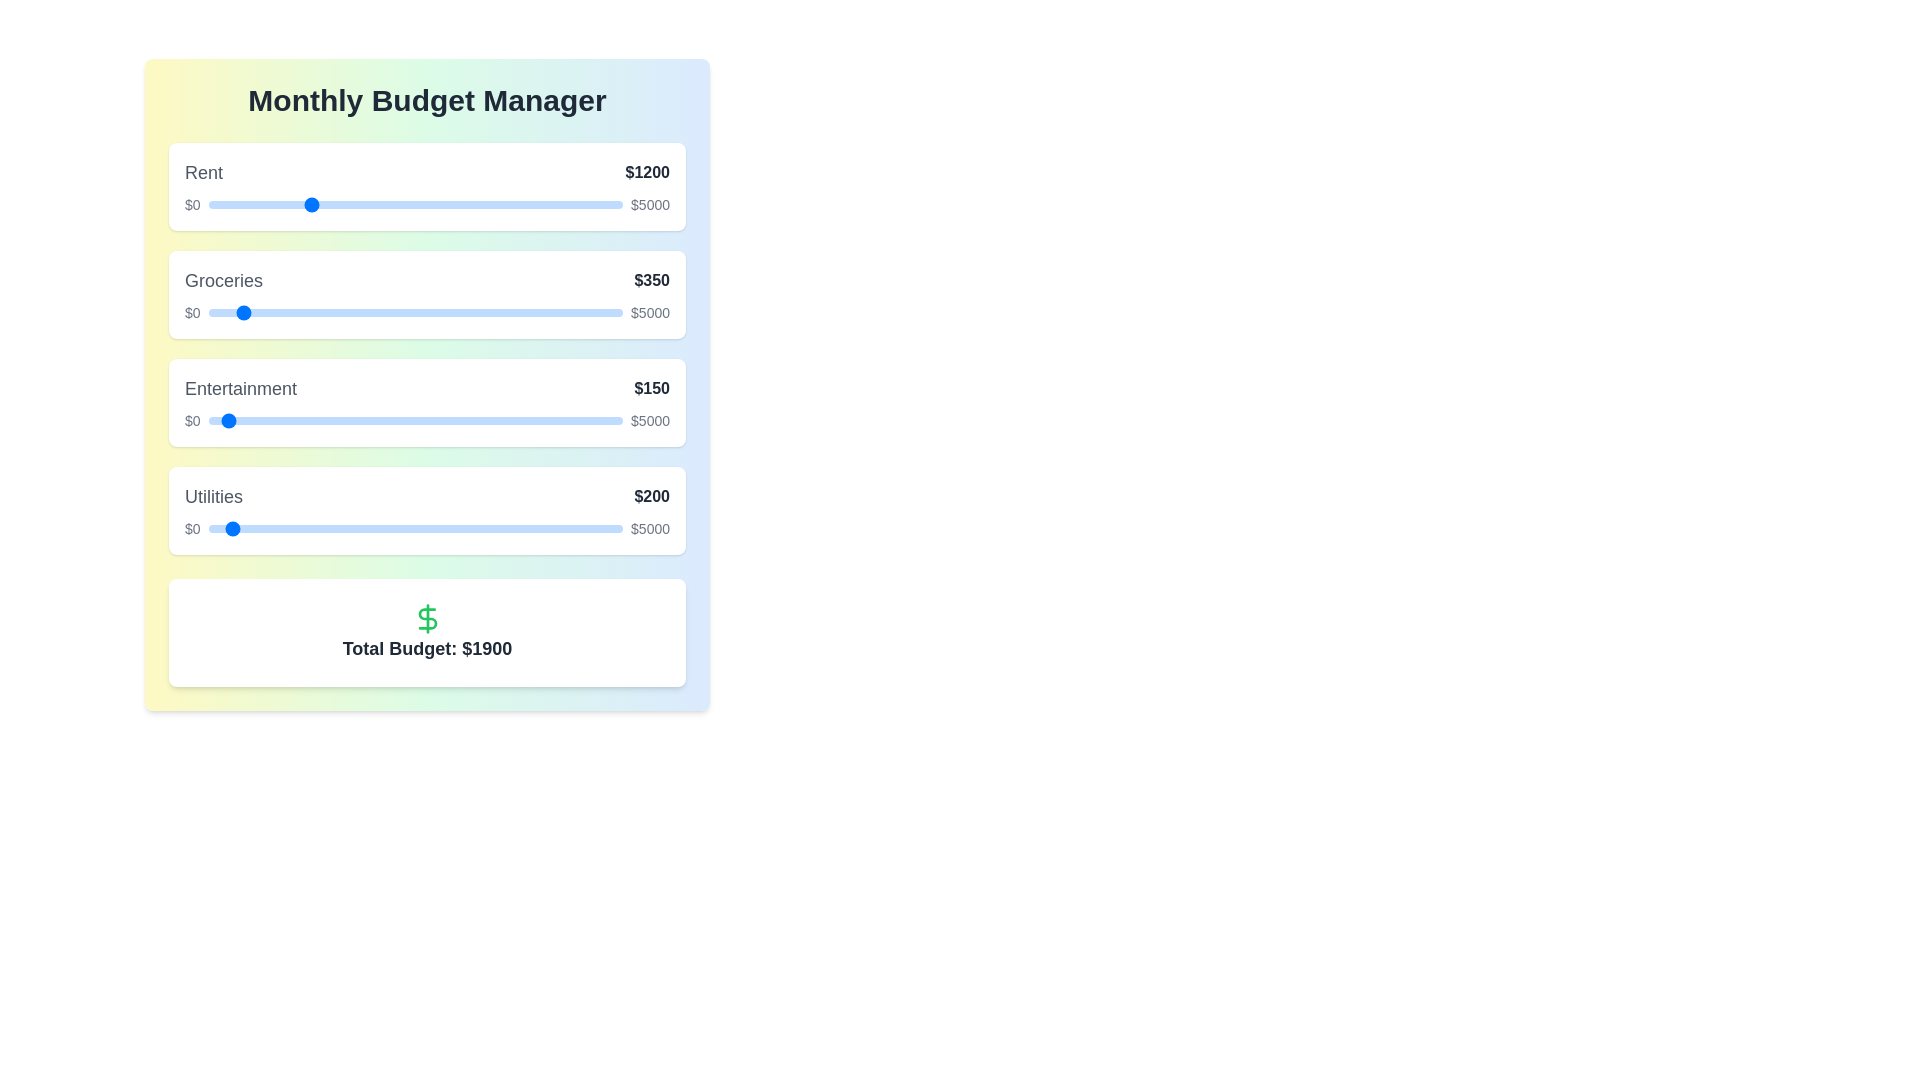 Image resolution: width=1920 pixels, height=1080 pixels. I want to click on the utility budget slider, so click(243, 527).